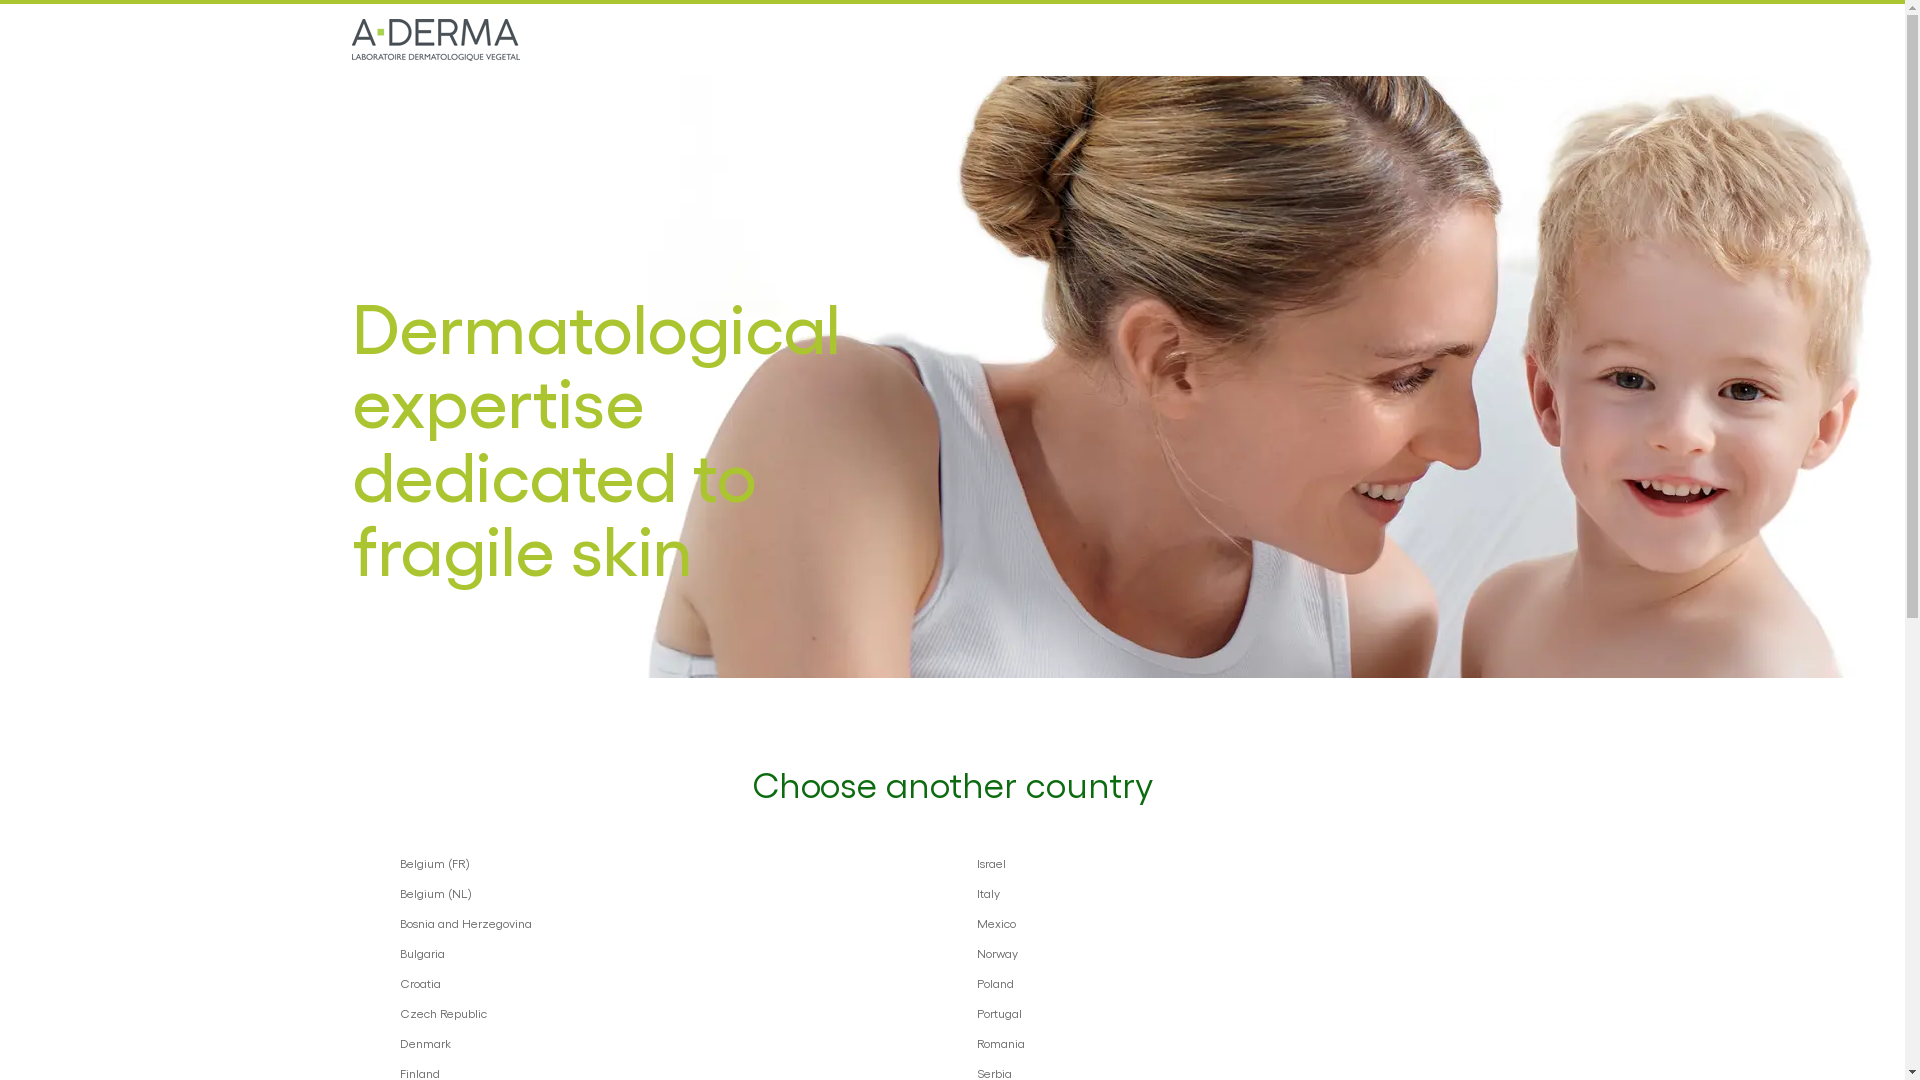 This screenshot has height=1080, width=1920. Describe the element at coordinates (664, 951) in the screenshot. I see `'Bulgaria'` at that location.